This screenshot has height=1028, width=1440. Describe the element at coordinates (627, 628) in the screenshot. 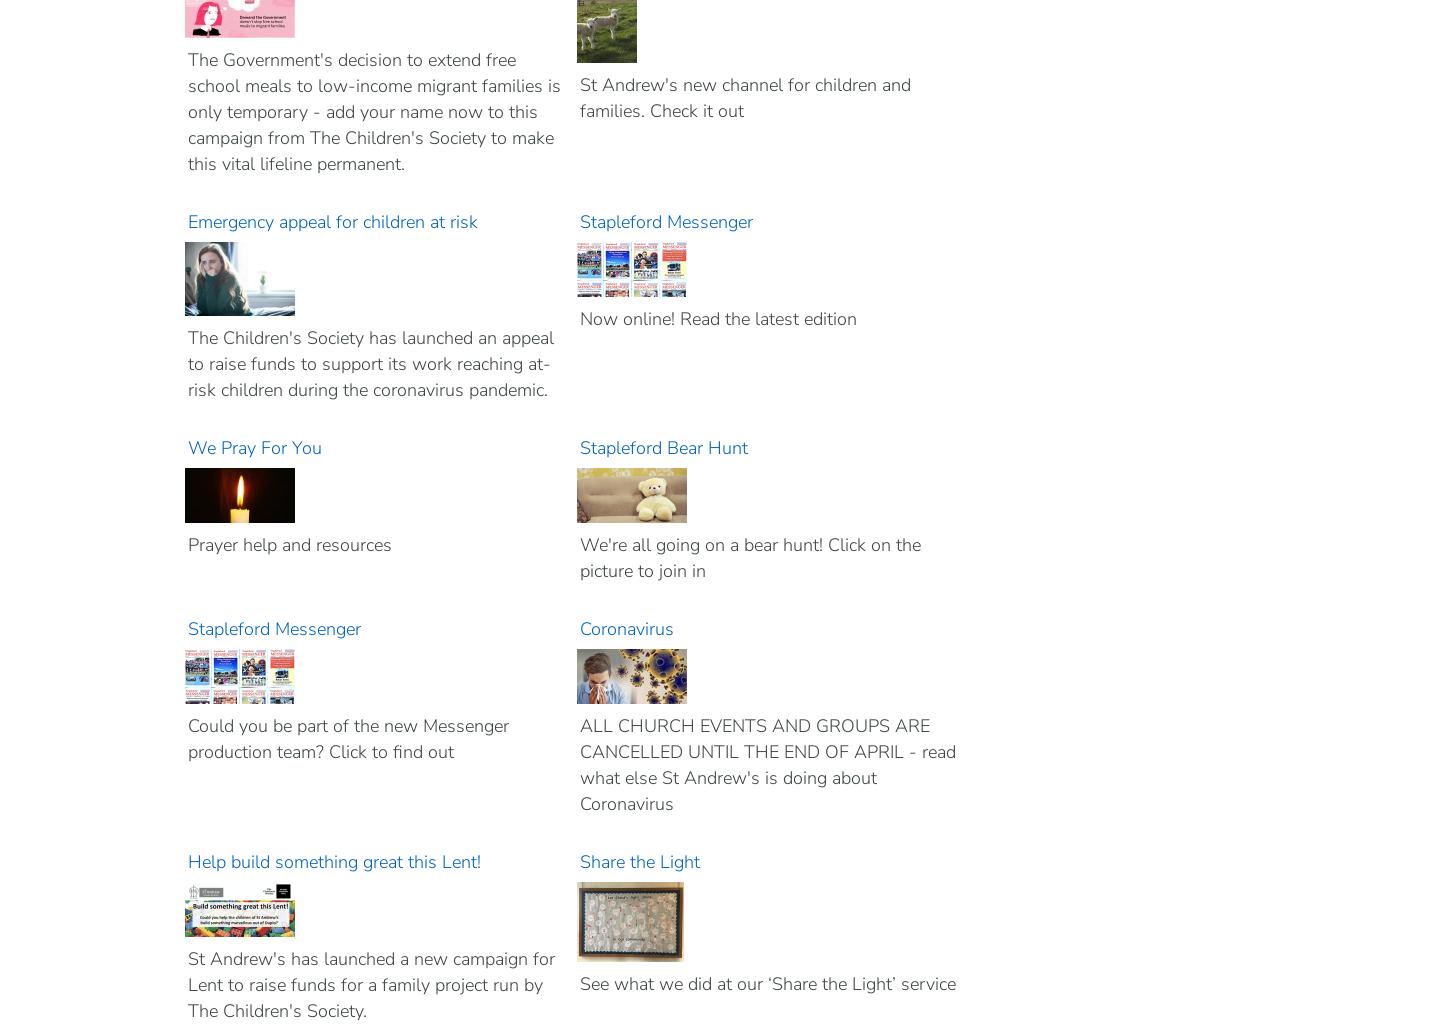

I see `'Coronavirus'` at that location.